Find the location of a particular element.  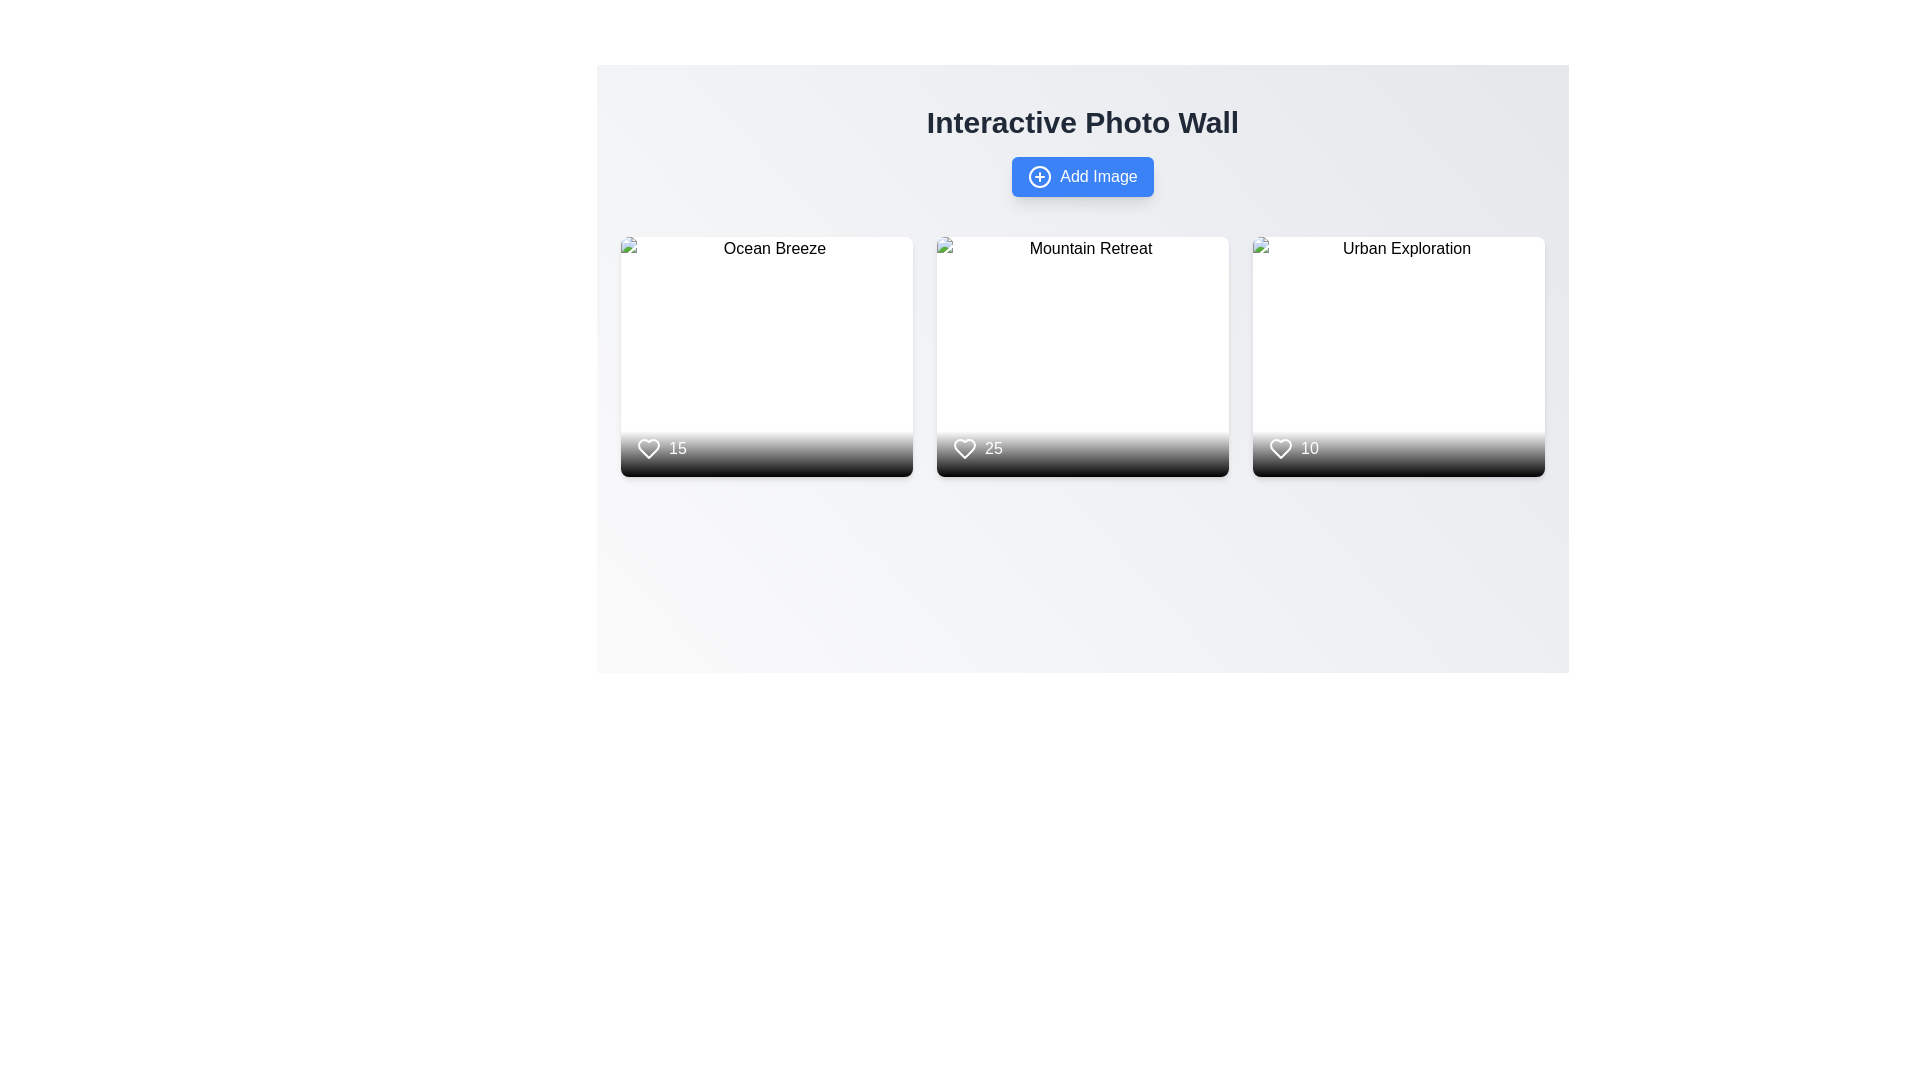

the 'like' icon located in the lower-left part of the 'Ocean Breeze' card is located at coordinates (648, 447).